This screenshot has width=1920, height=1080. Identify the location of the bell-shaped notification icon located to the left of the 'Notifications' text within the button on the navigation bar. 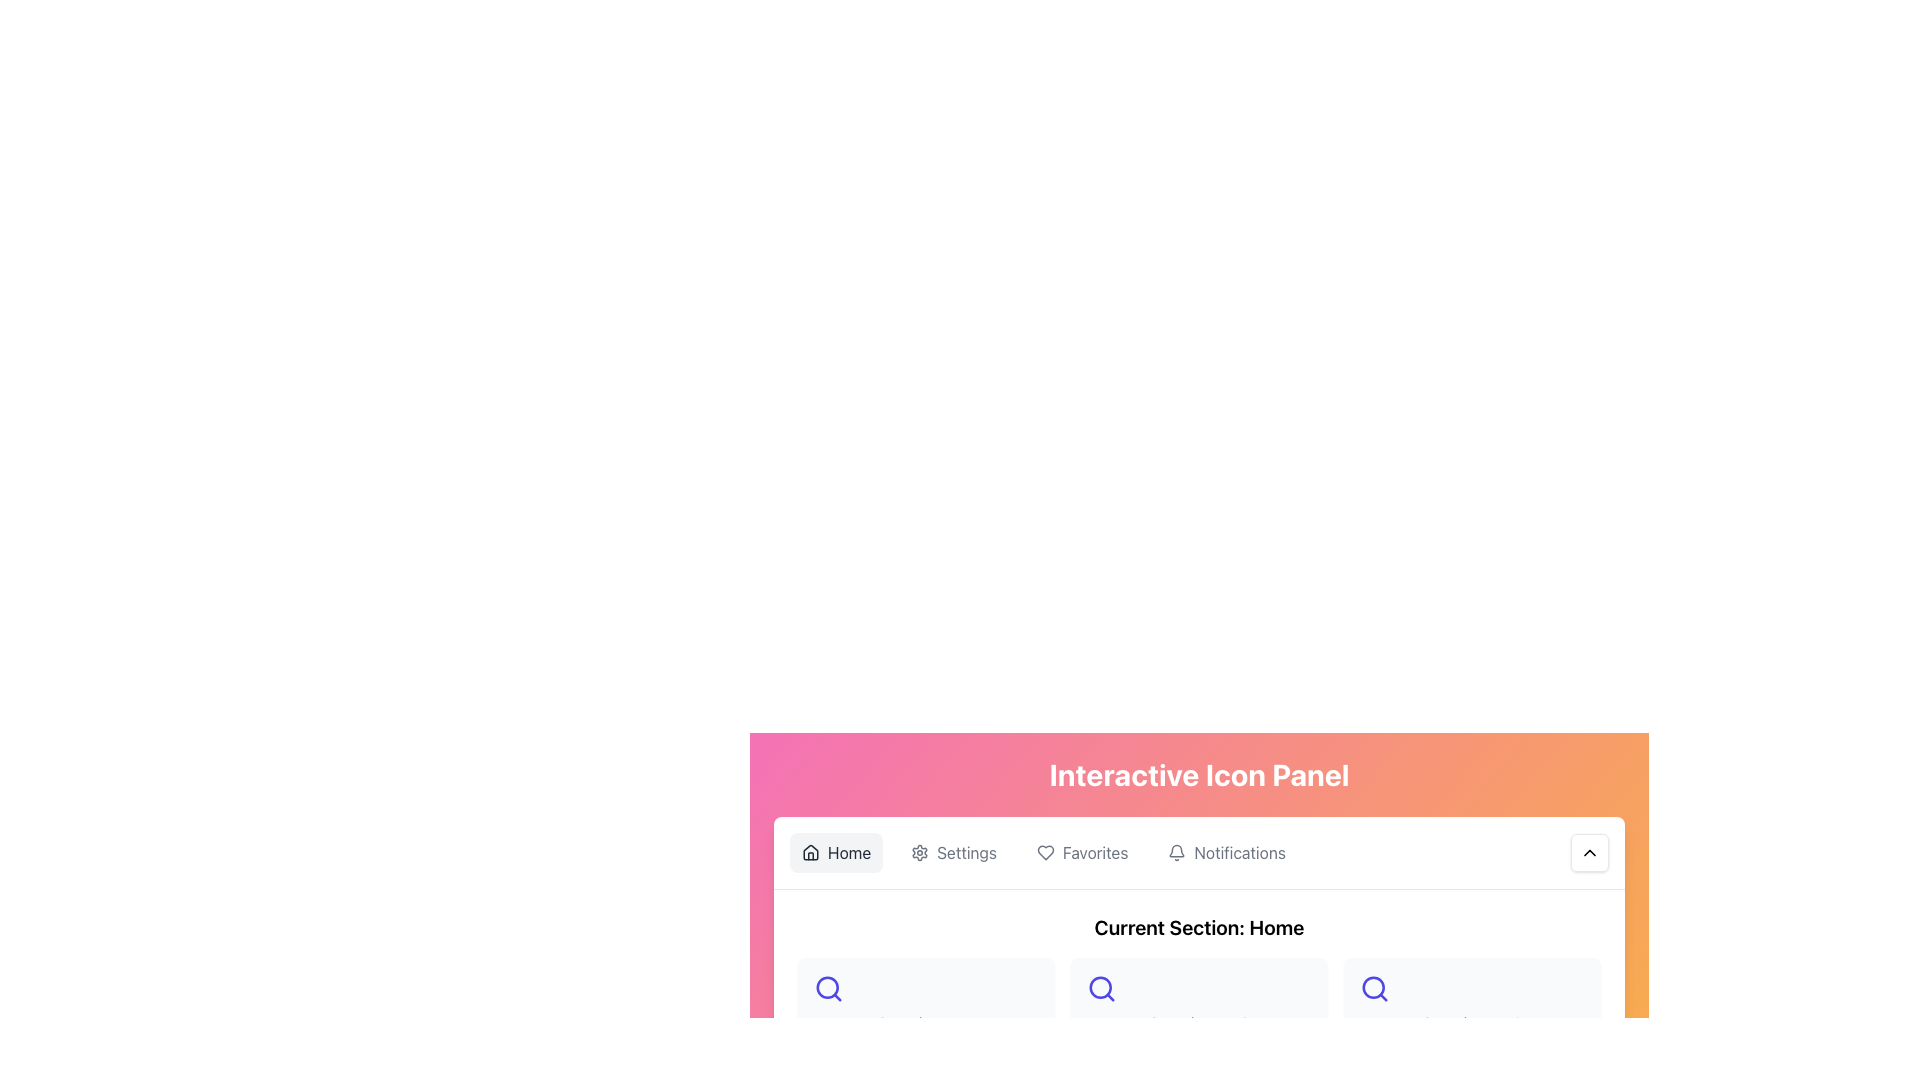
(1177, 852).